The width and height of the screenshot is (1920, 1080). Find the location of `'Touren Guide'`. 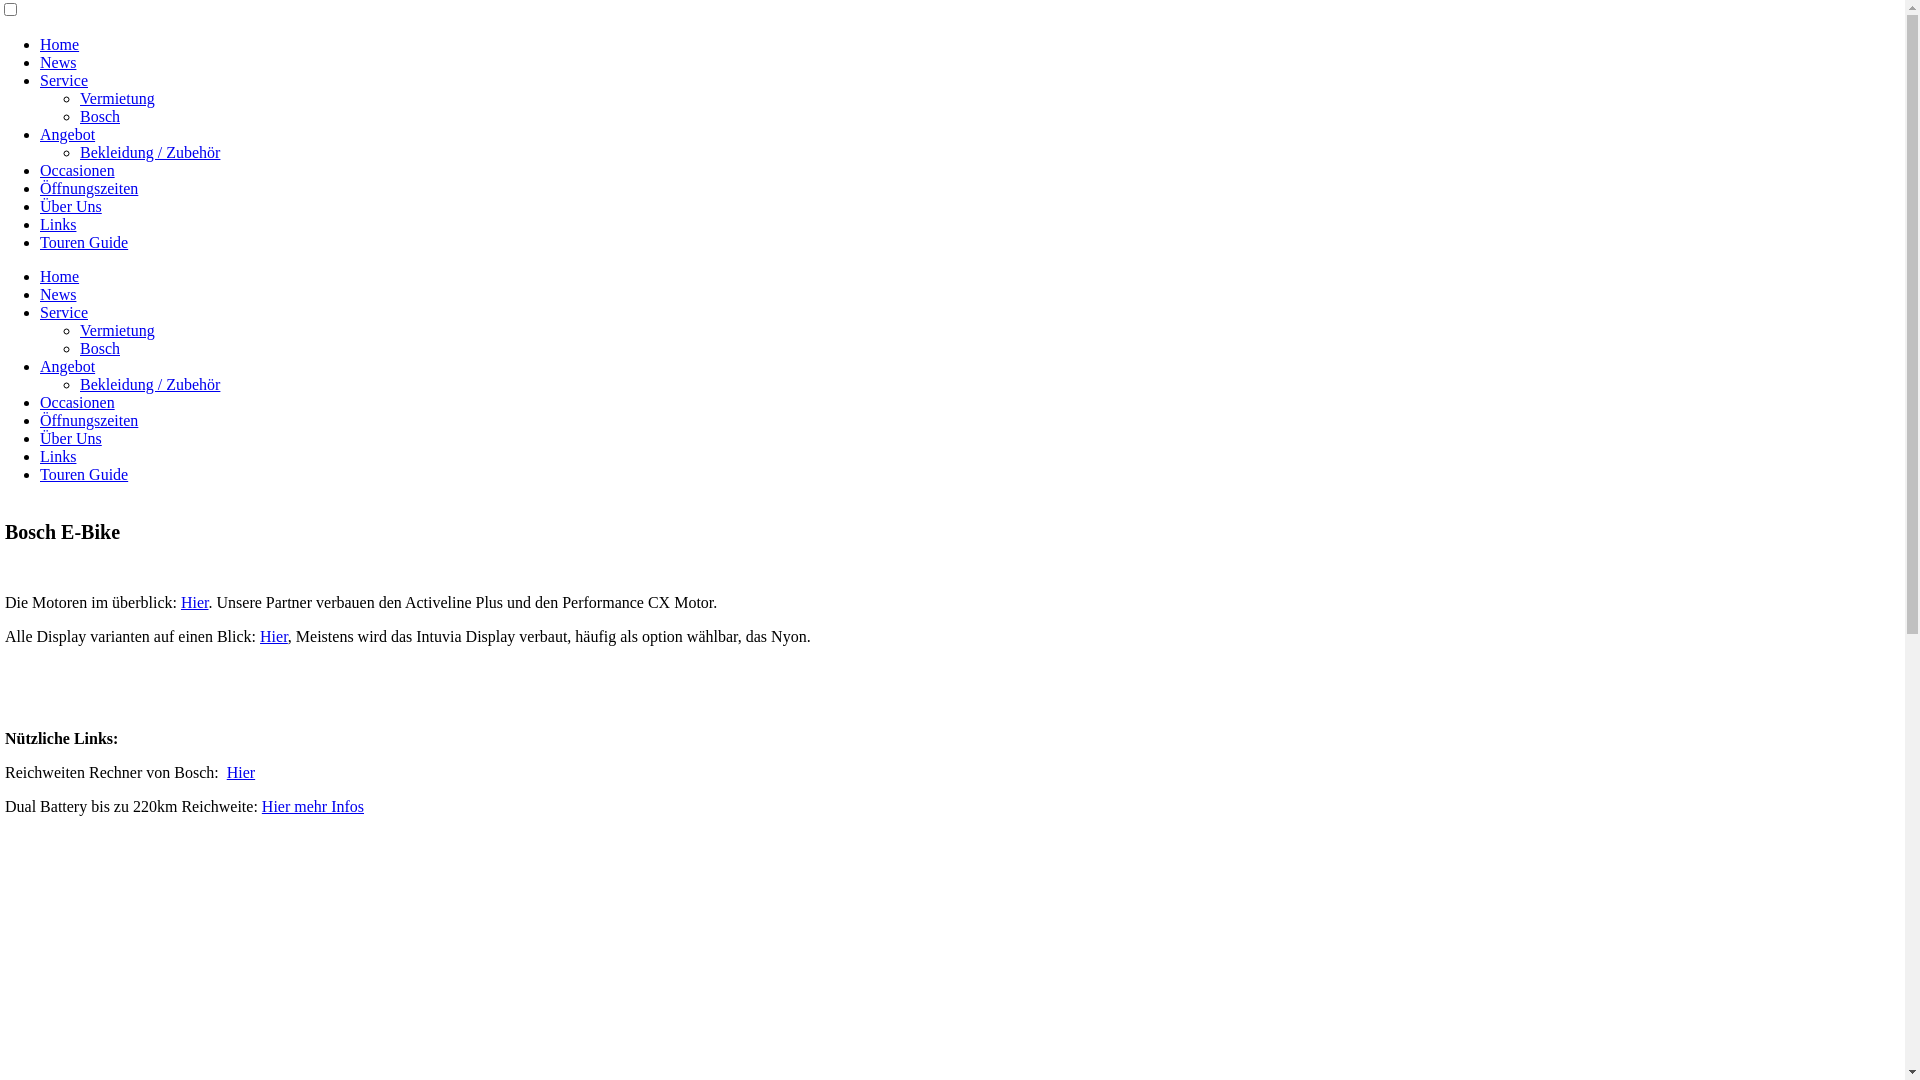

'Touren Guide' is located at coordinates (82, 241).